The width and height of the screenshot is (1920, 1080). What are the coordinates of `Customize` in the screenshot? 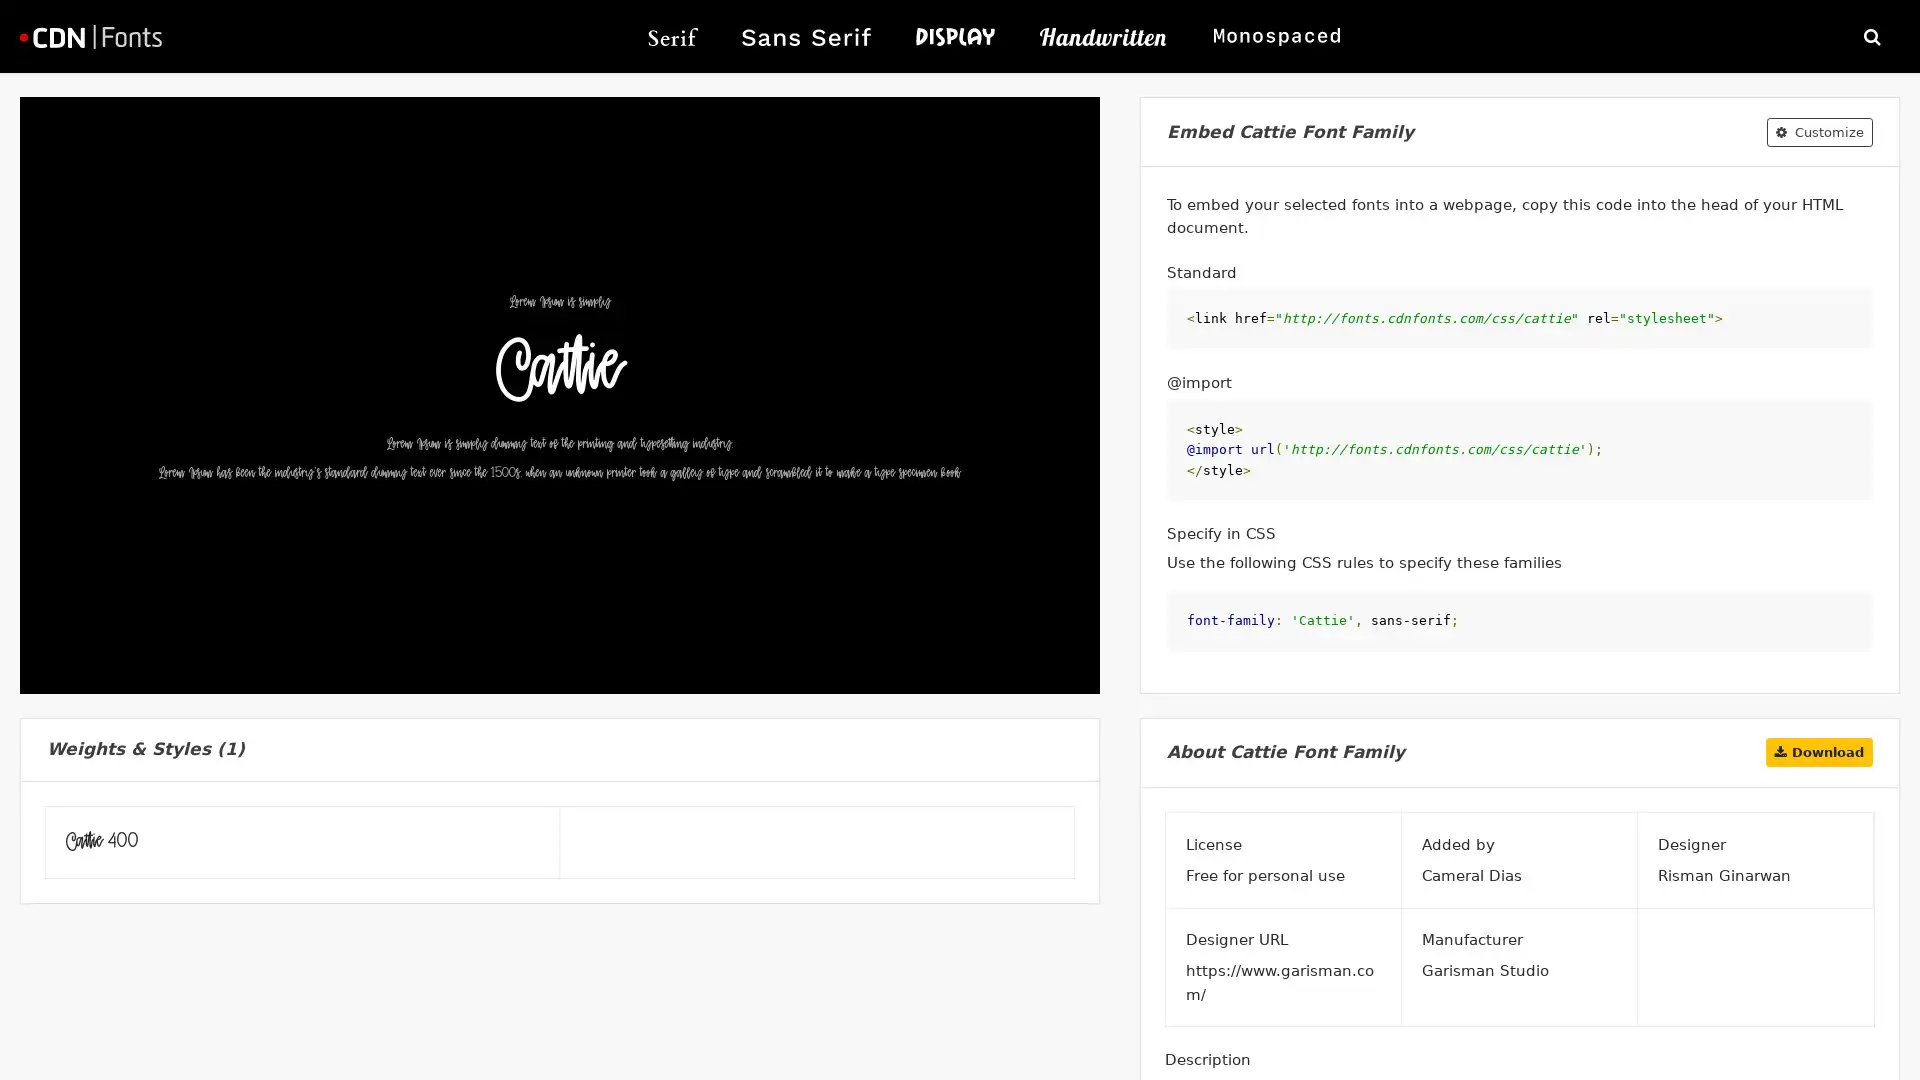 It's located at (1819, 131).